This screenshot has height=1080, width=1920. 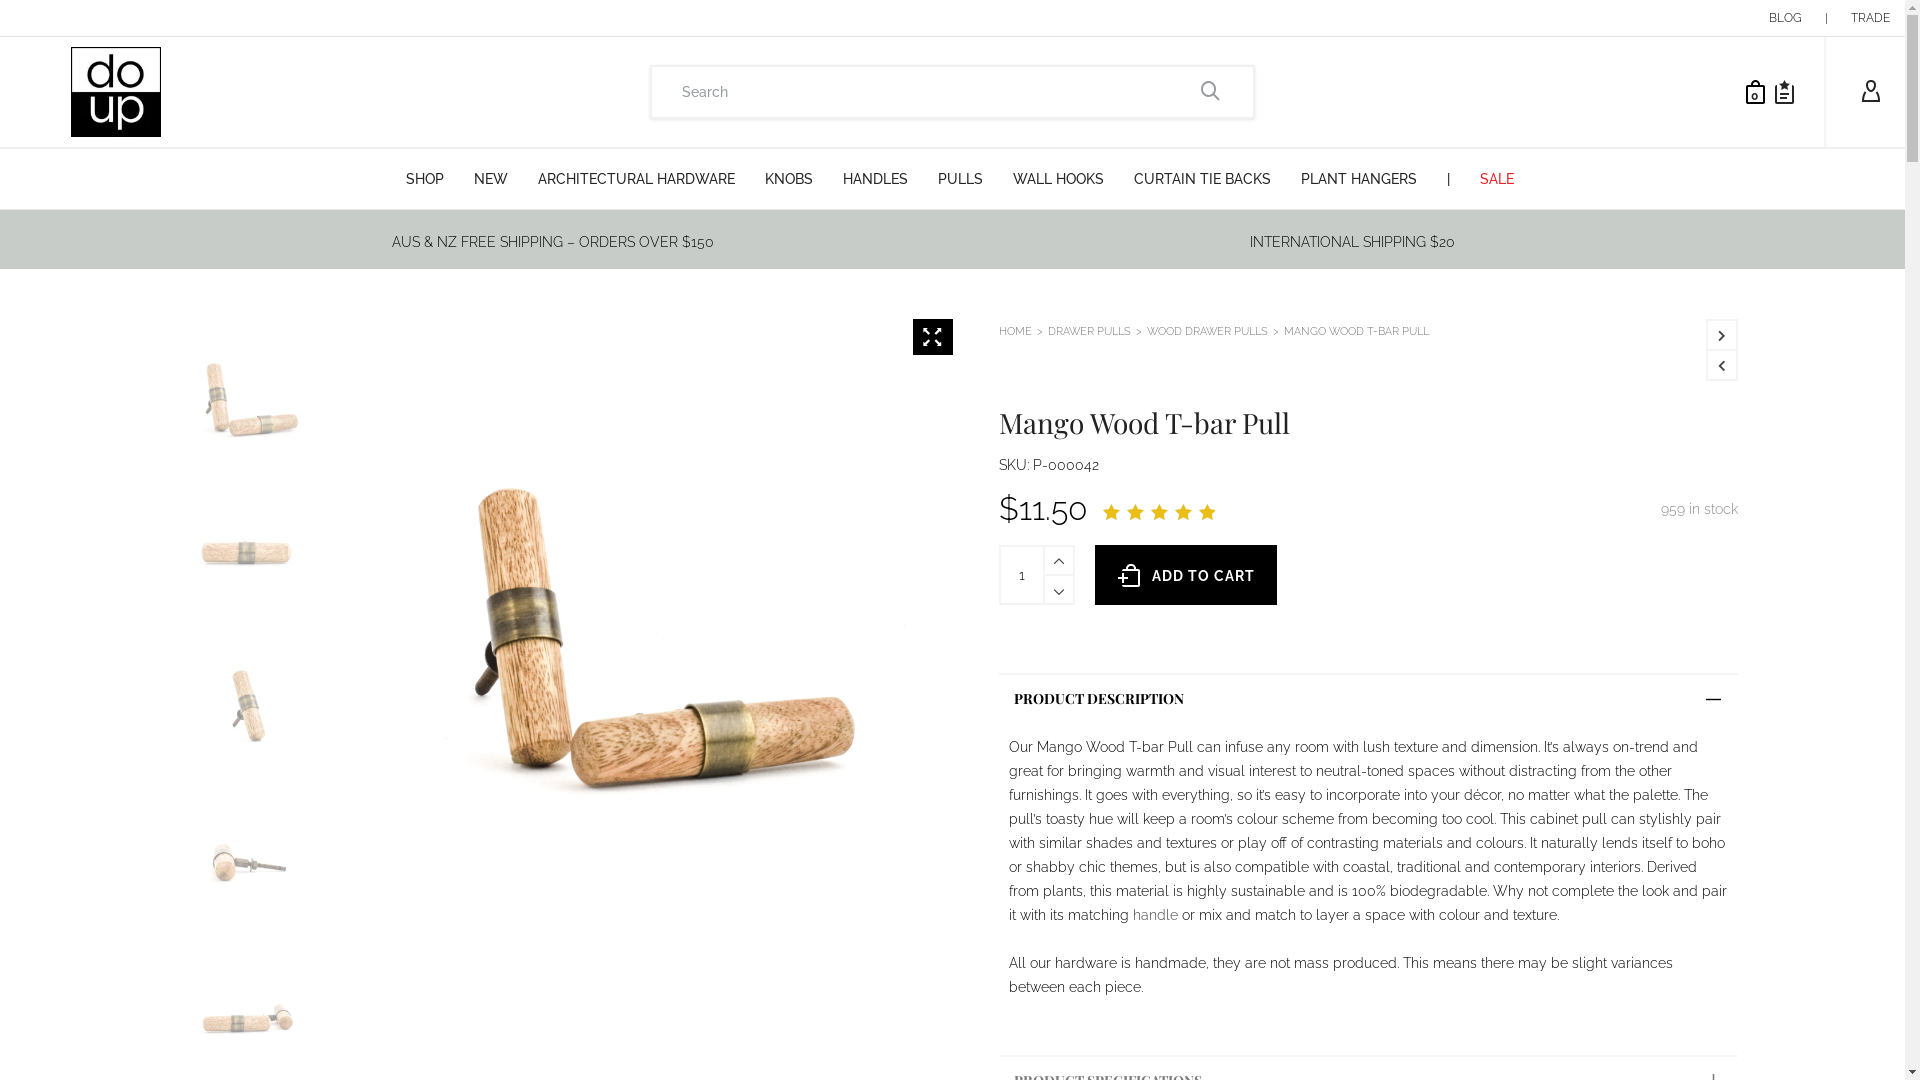 I want to click on 'Qty', so click(x=1022, y=574).